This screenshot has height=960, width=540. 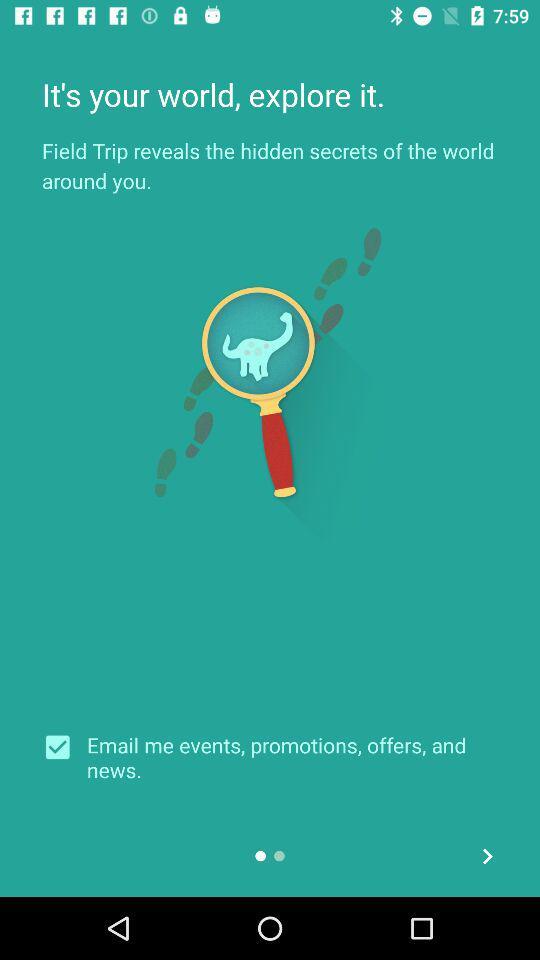 I want to click on item at the bottom left corner, so click(x=64, y=746).